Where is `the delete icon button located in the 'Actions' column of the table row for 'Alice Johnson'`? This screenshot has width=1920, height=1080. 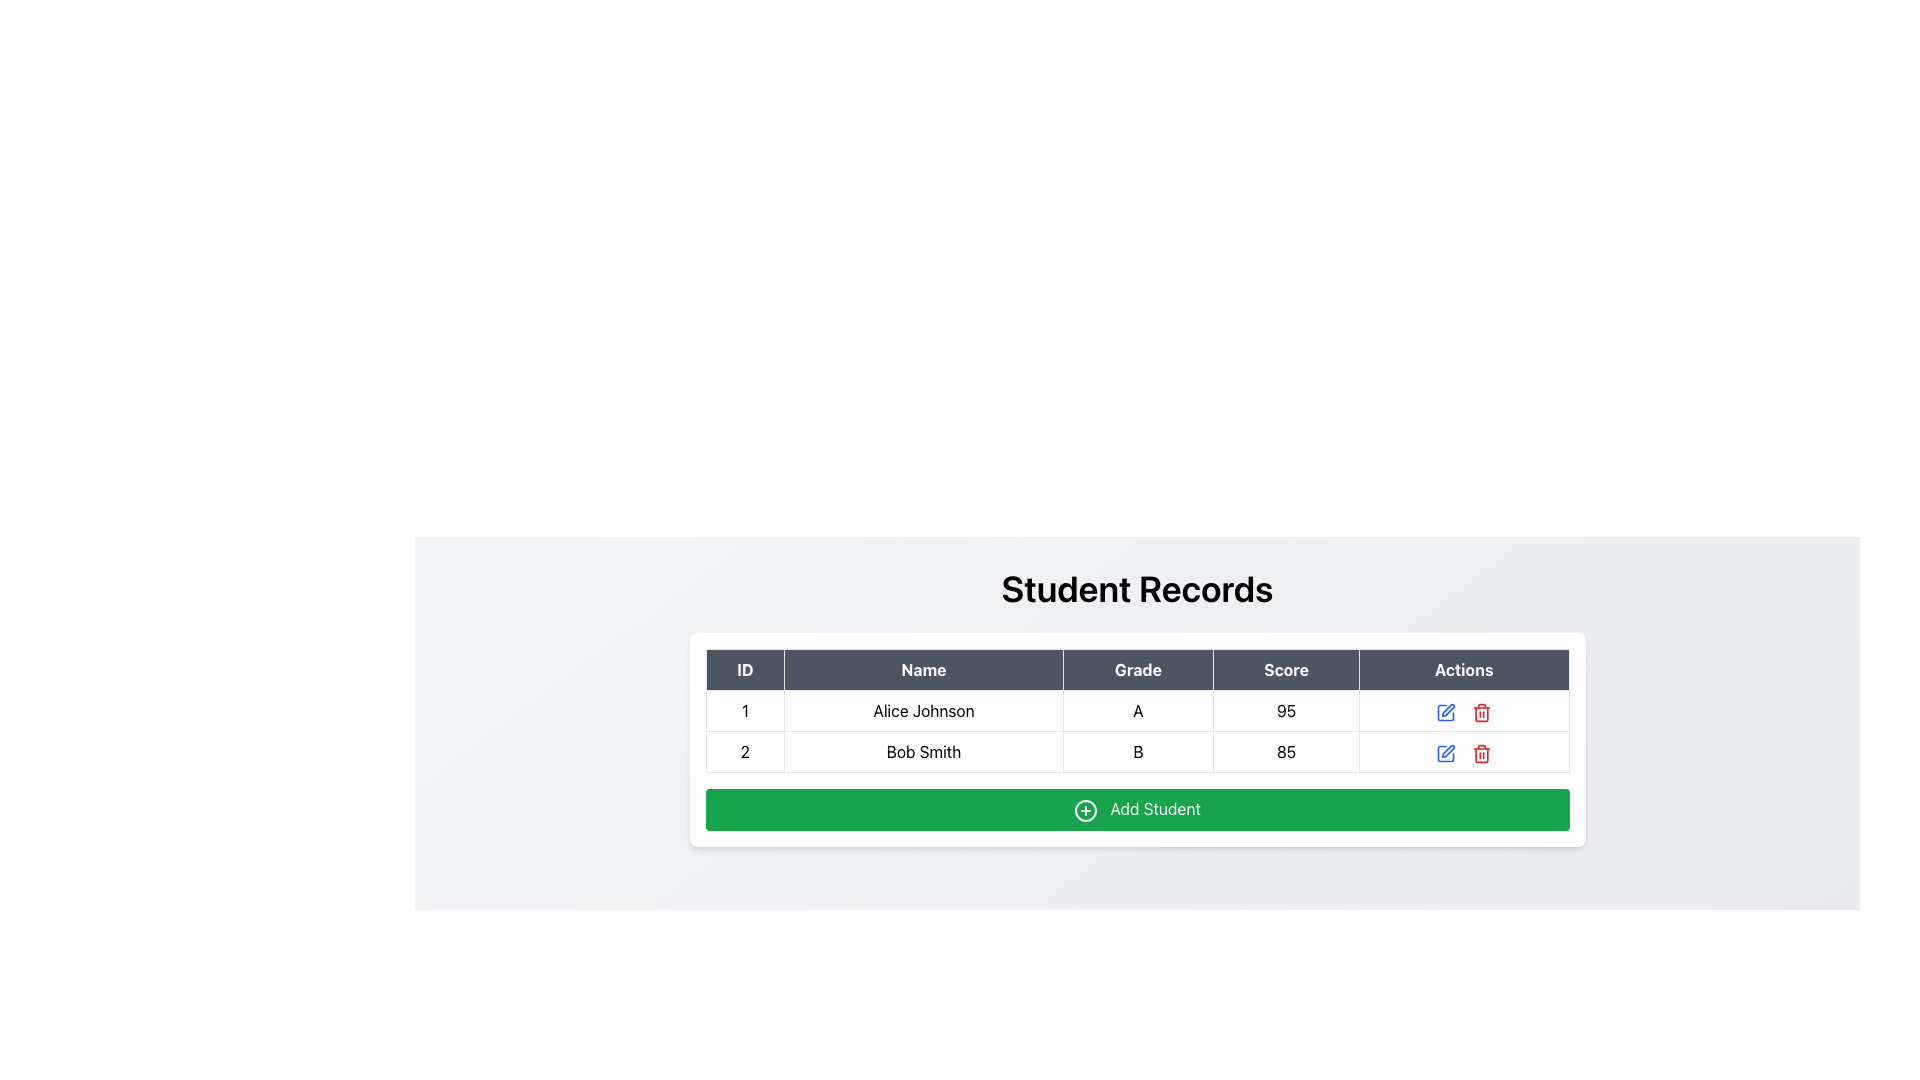
the delete icon button located in the 'Actions' column of the table row for 'Alice Johnson' is located at coordinates (1482, 709).